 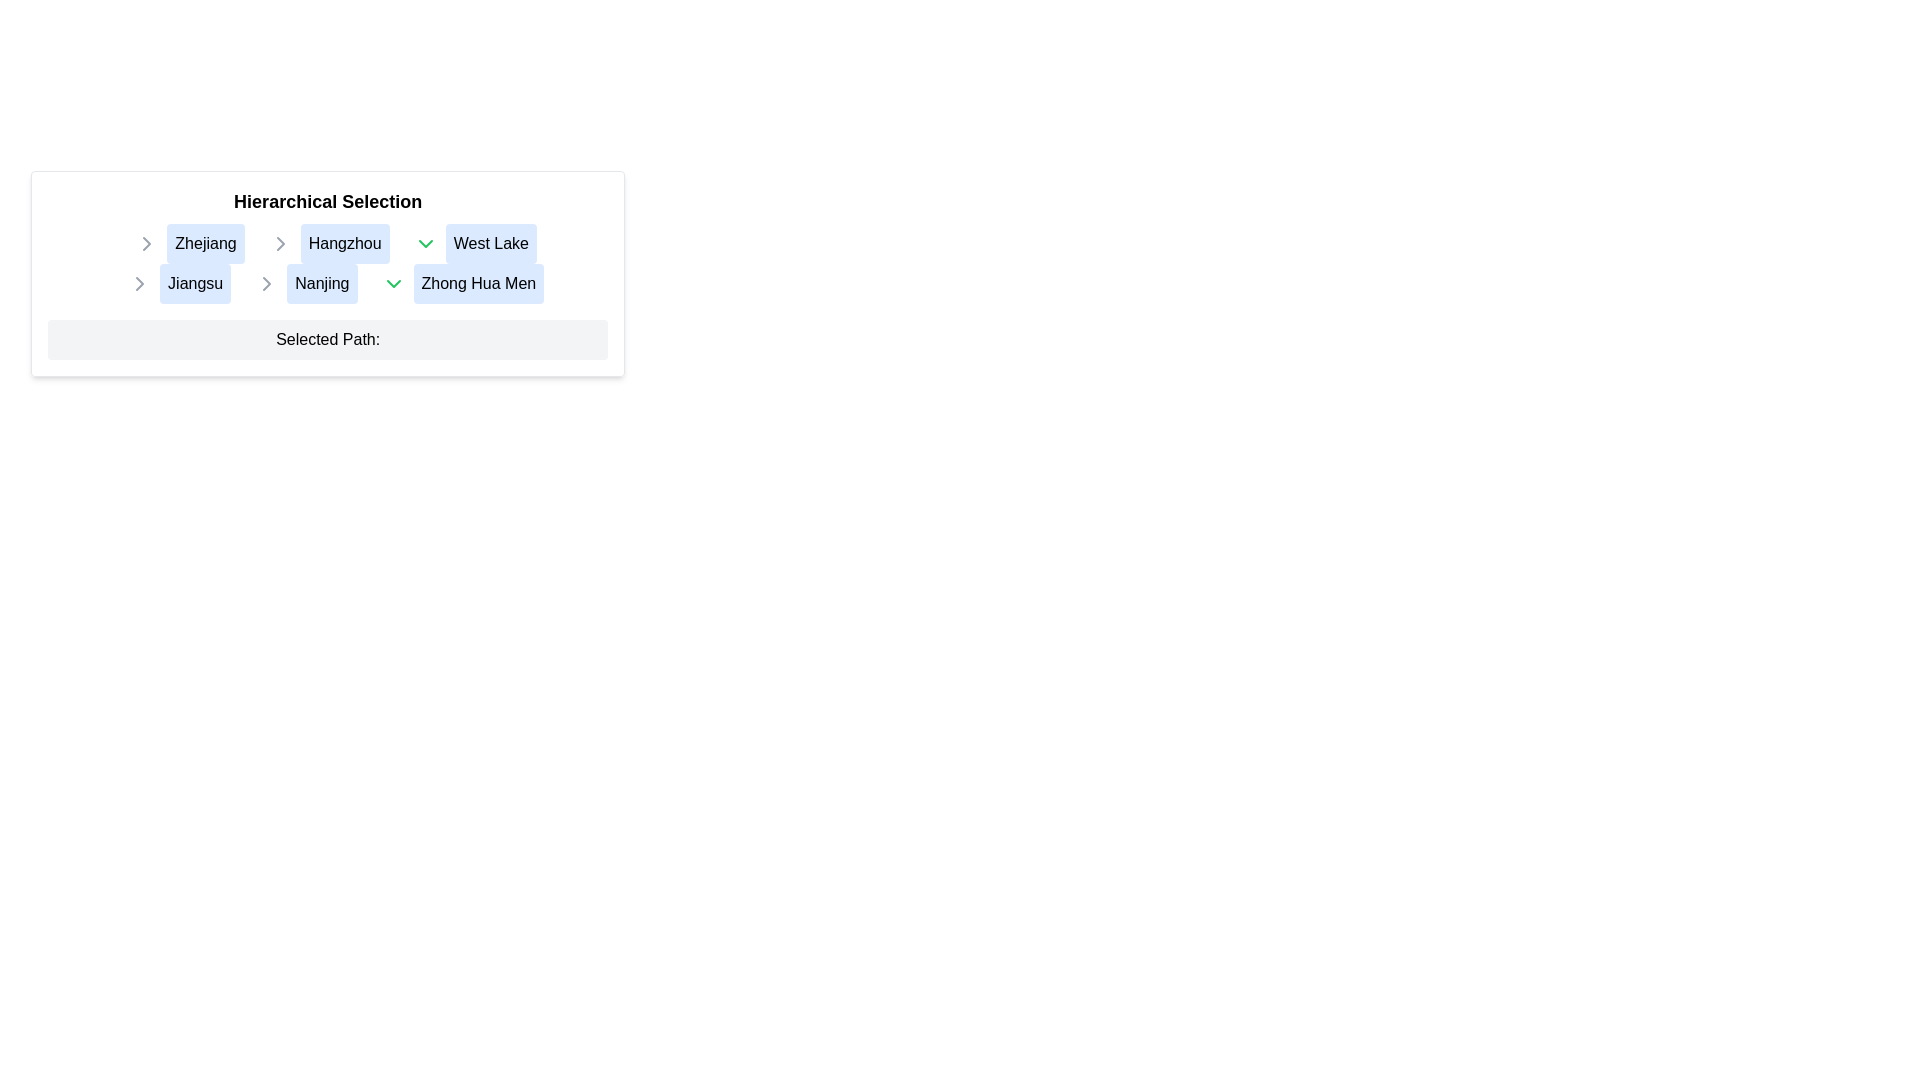 What do you see at coordinates (424, 242) in the screenshot?
I see `the Dropdown indicator arrow located immediately before the 'West Lake' interactive button` at bounding box center [424, 242].